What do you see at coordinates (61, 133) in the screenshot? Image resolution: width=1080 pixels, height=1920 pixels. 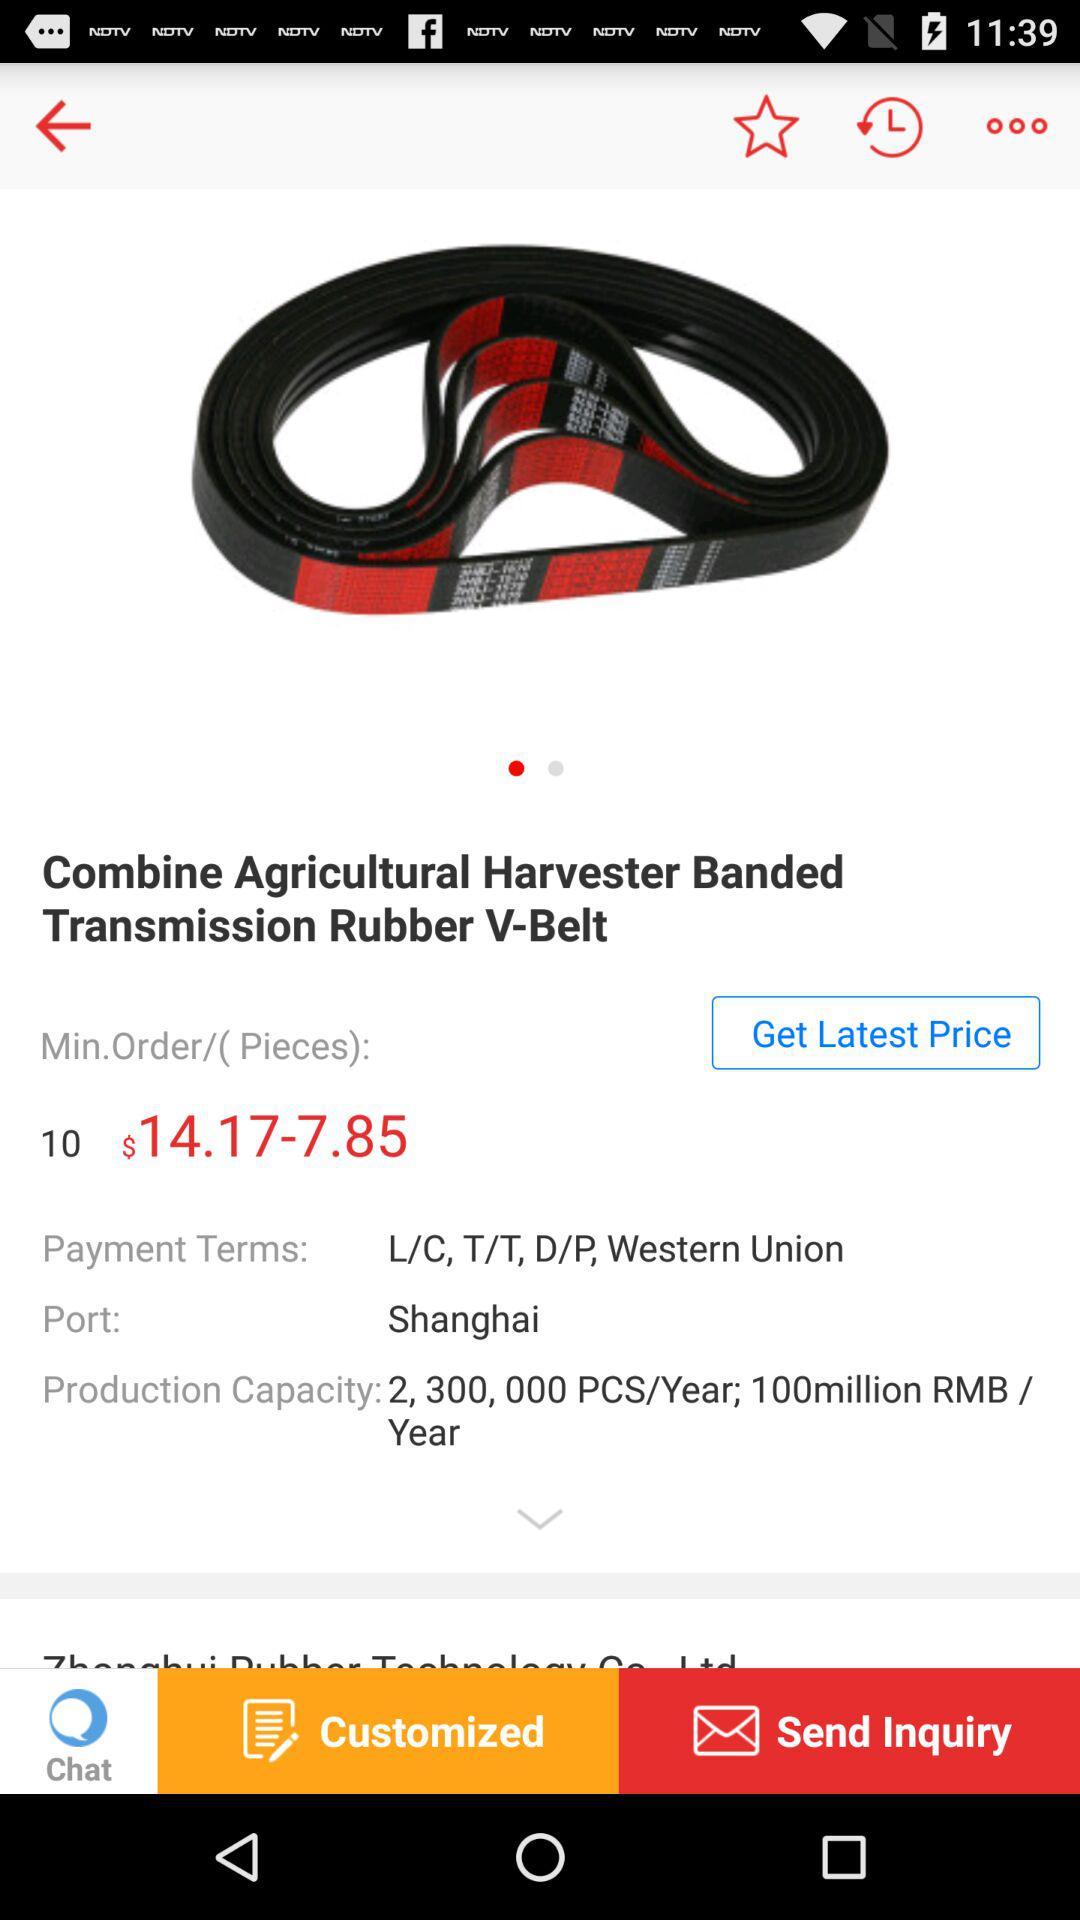 I see `the arrow_backward icon` at bounding box center [61, 133].